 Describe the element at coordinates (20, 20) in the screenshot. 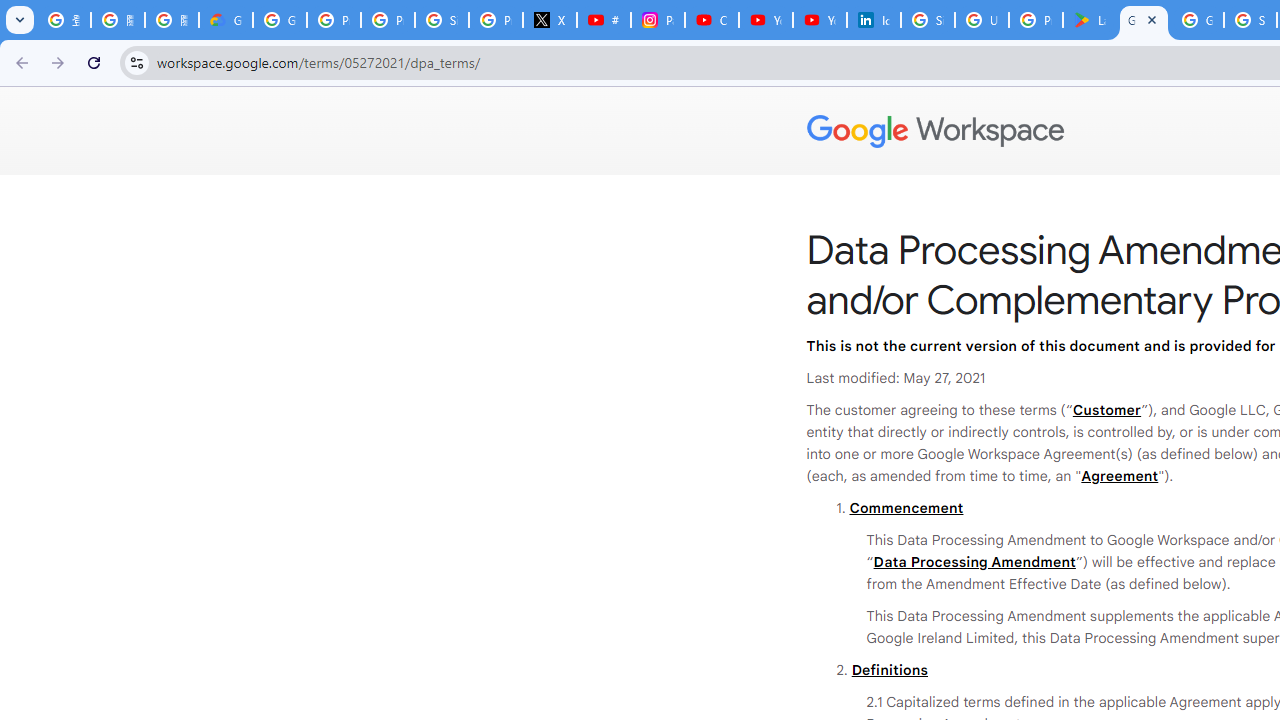

I see `'Search tabs'` at that location.